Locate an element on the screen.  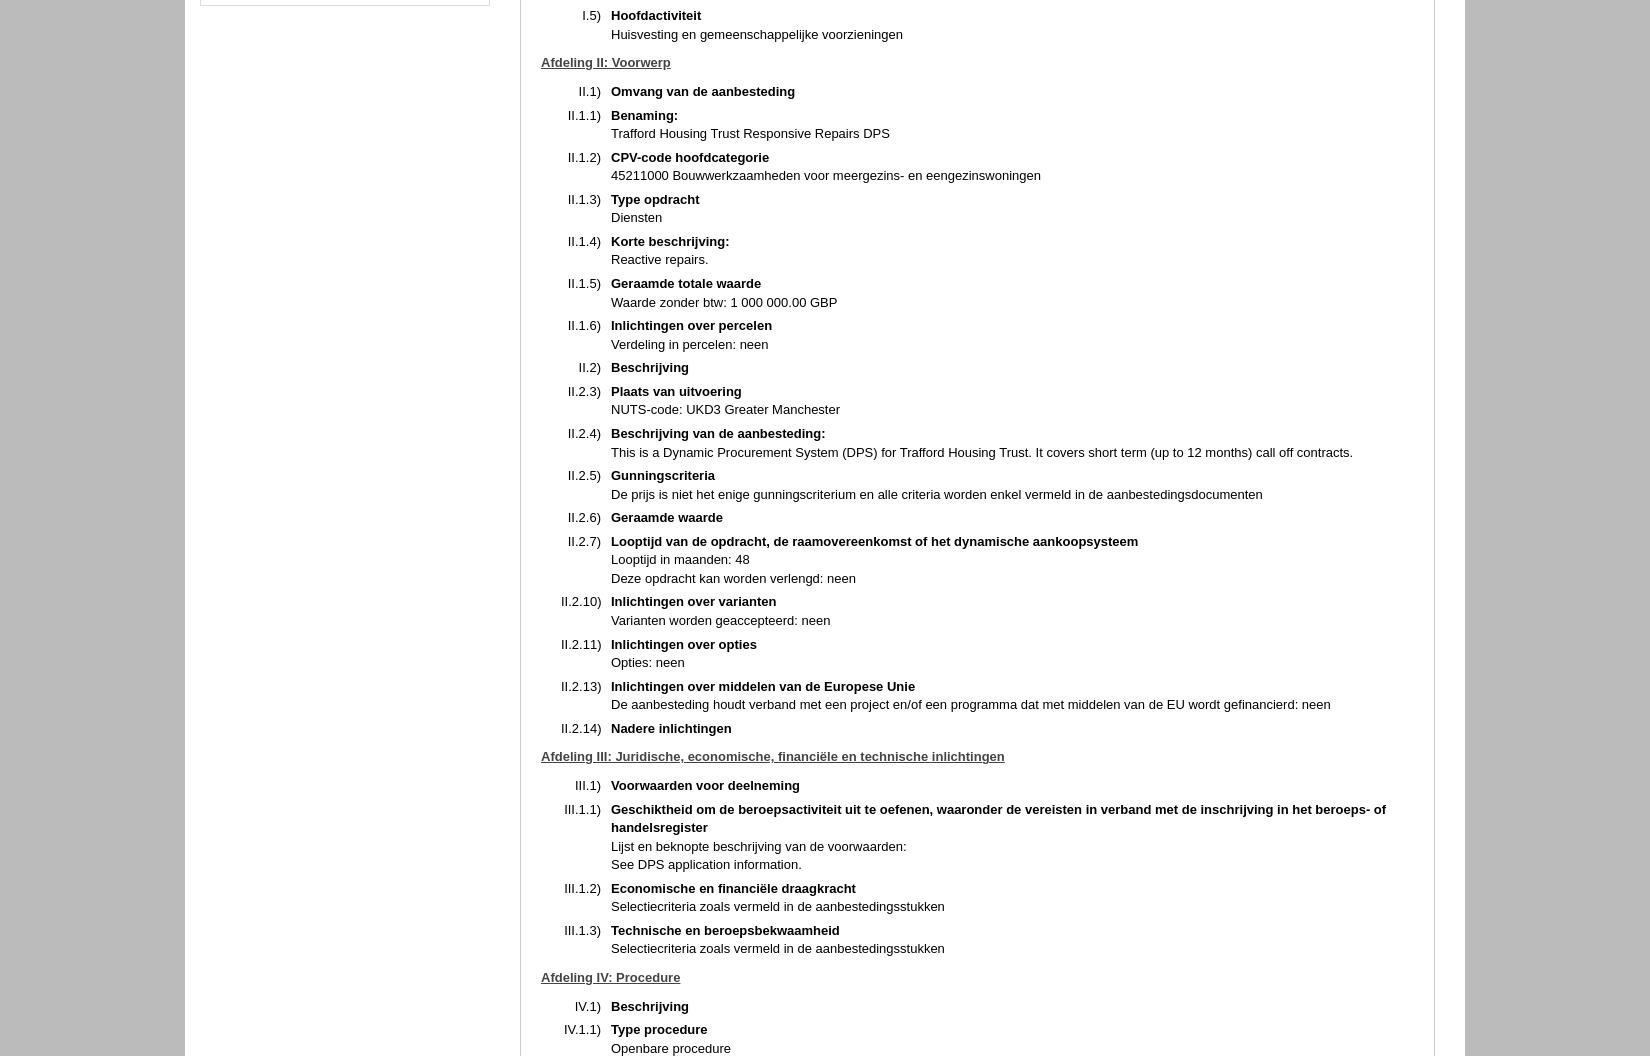
'Laatste update: 02/11/2023' is located at coordinates (265, 953).